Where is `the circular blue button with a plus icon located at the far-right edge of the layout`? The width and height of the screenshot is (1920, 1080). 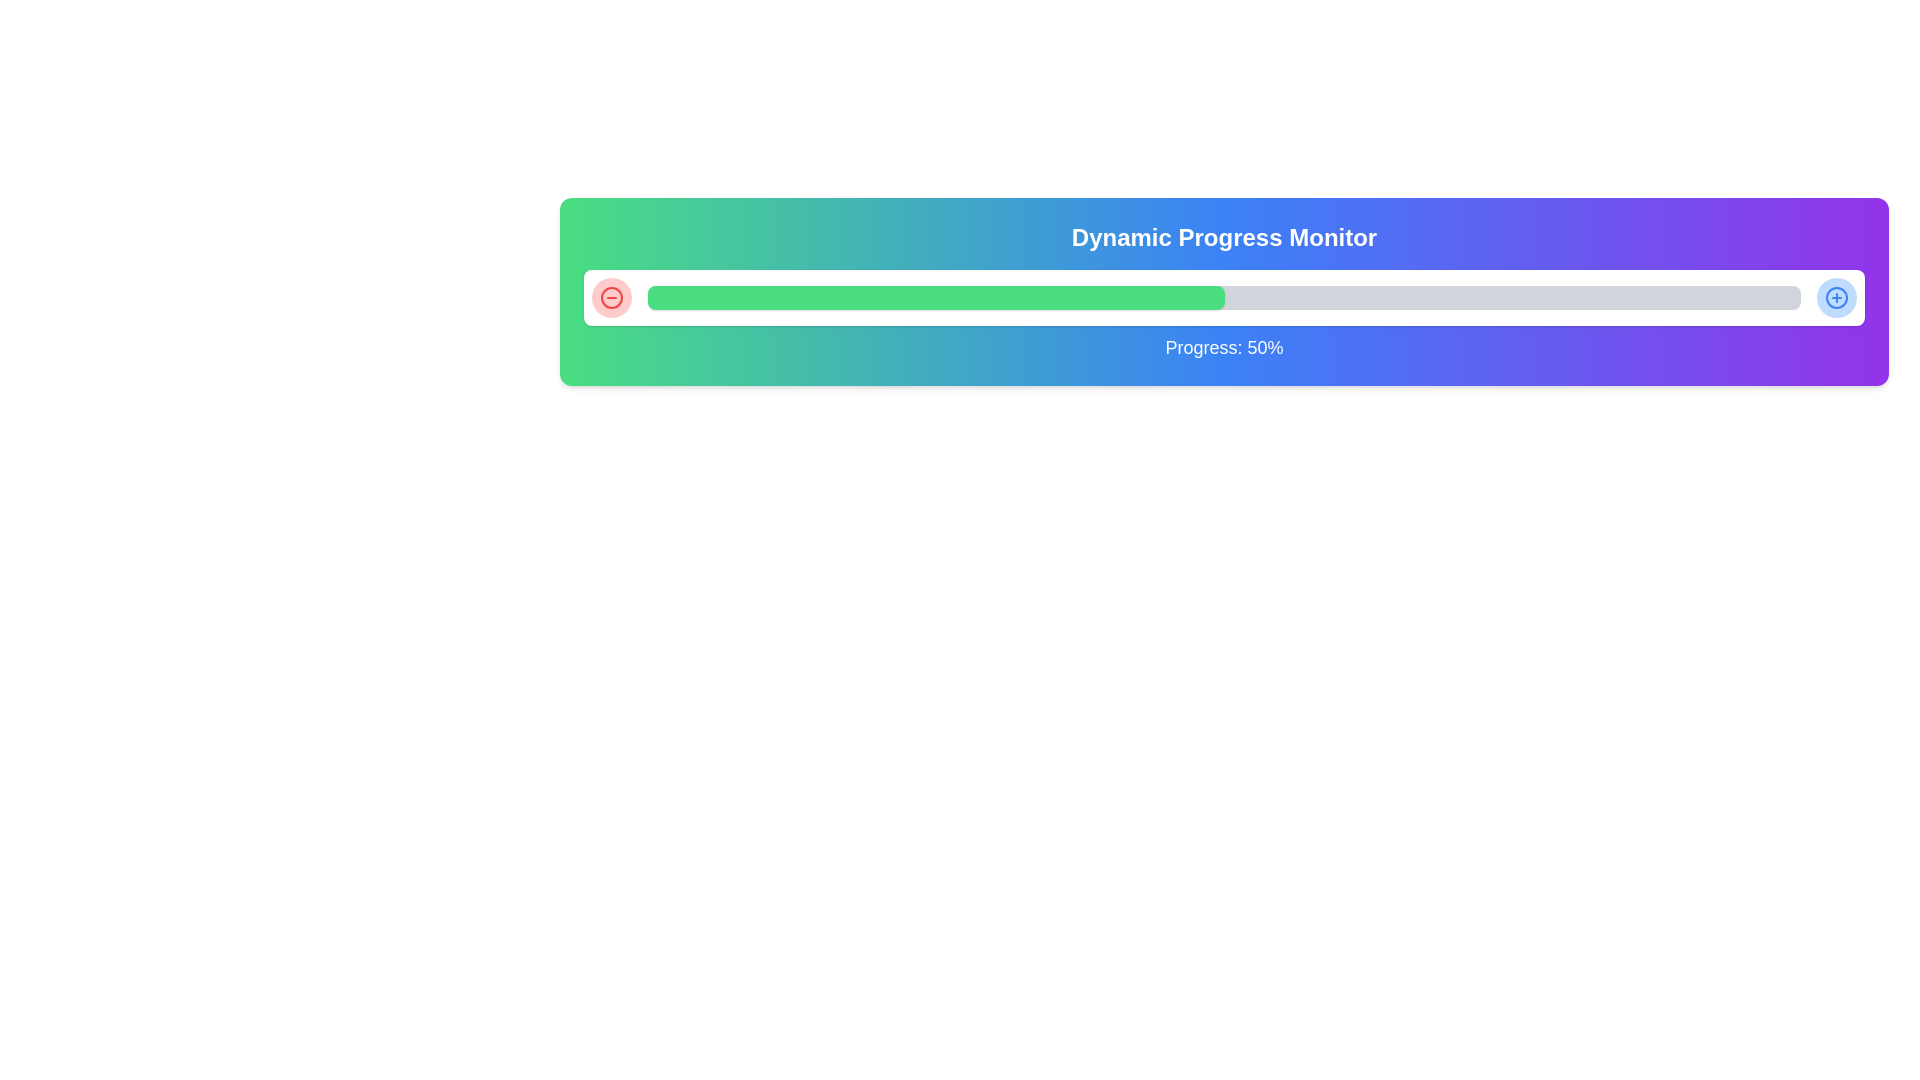
the circular blue button with a plus icon located at the far-right edge of the layout is located at coordinates (1837, 297).